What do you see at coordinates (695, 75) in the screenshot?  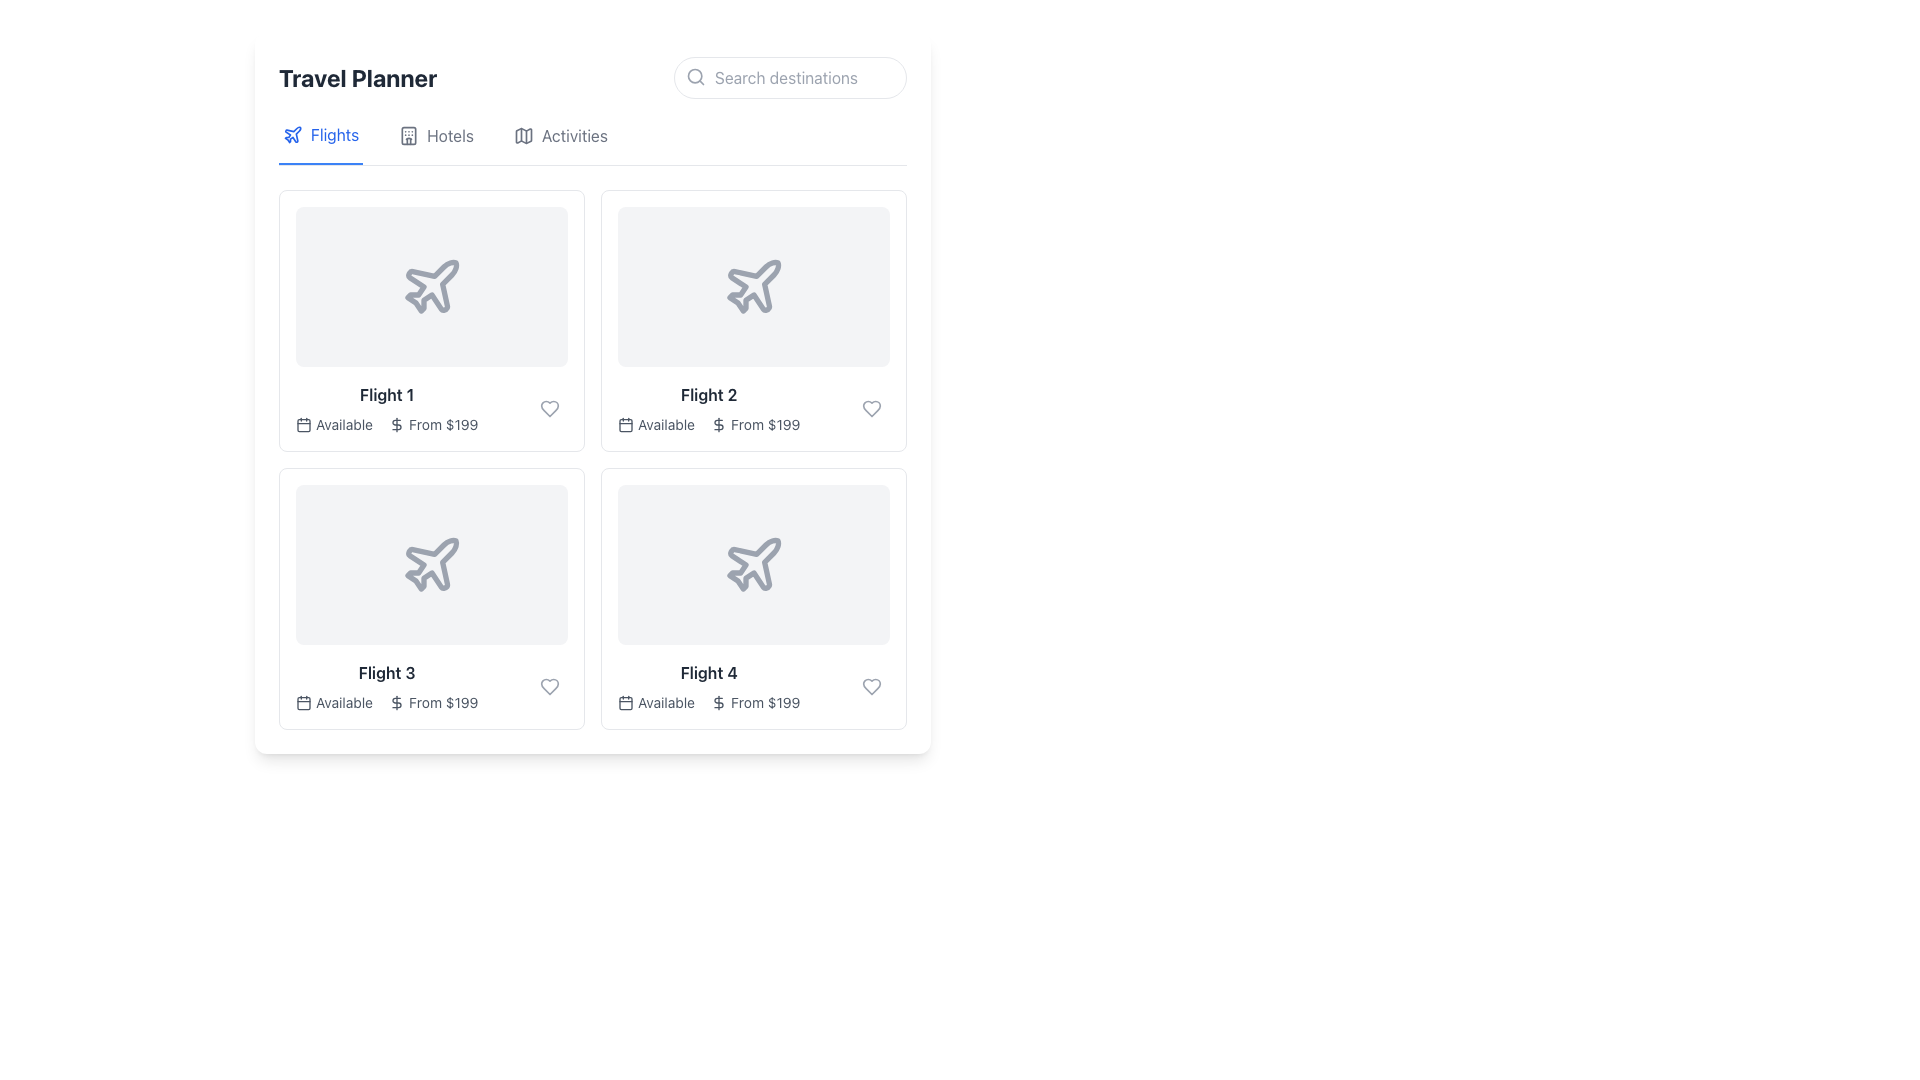 I see `the circular component of the magnifying glass within the search icon, which is positioned to the left of the input field labeled 'Search destinations'` at bounding box center [695, 75].